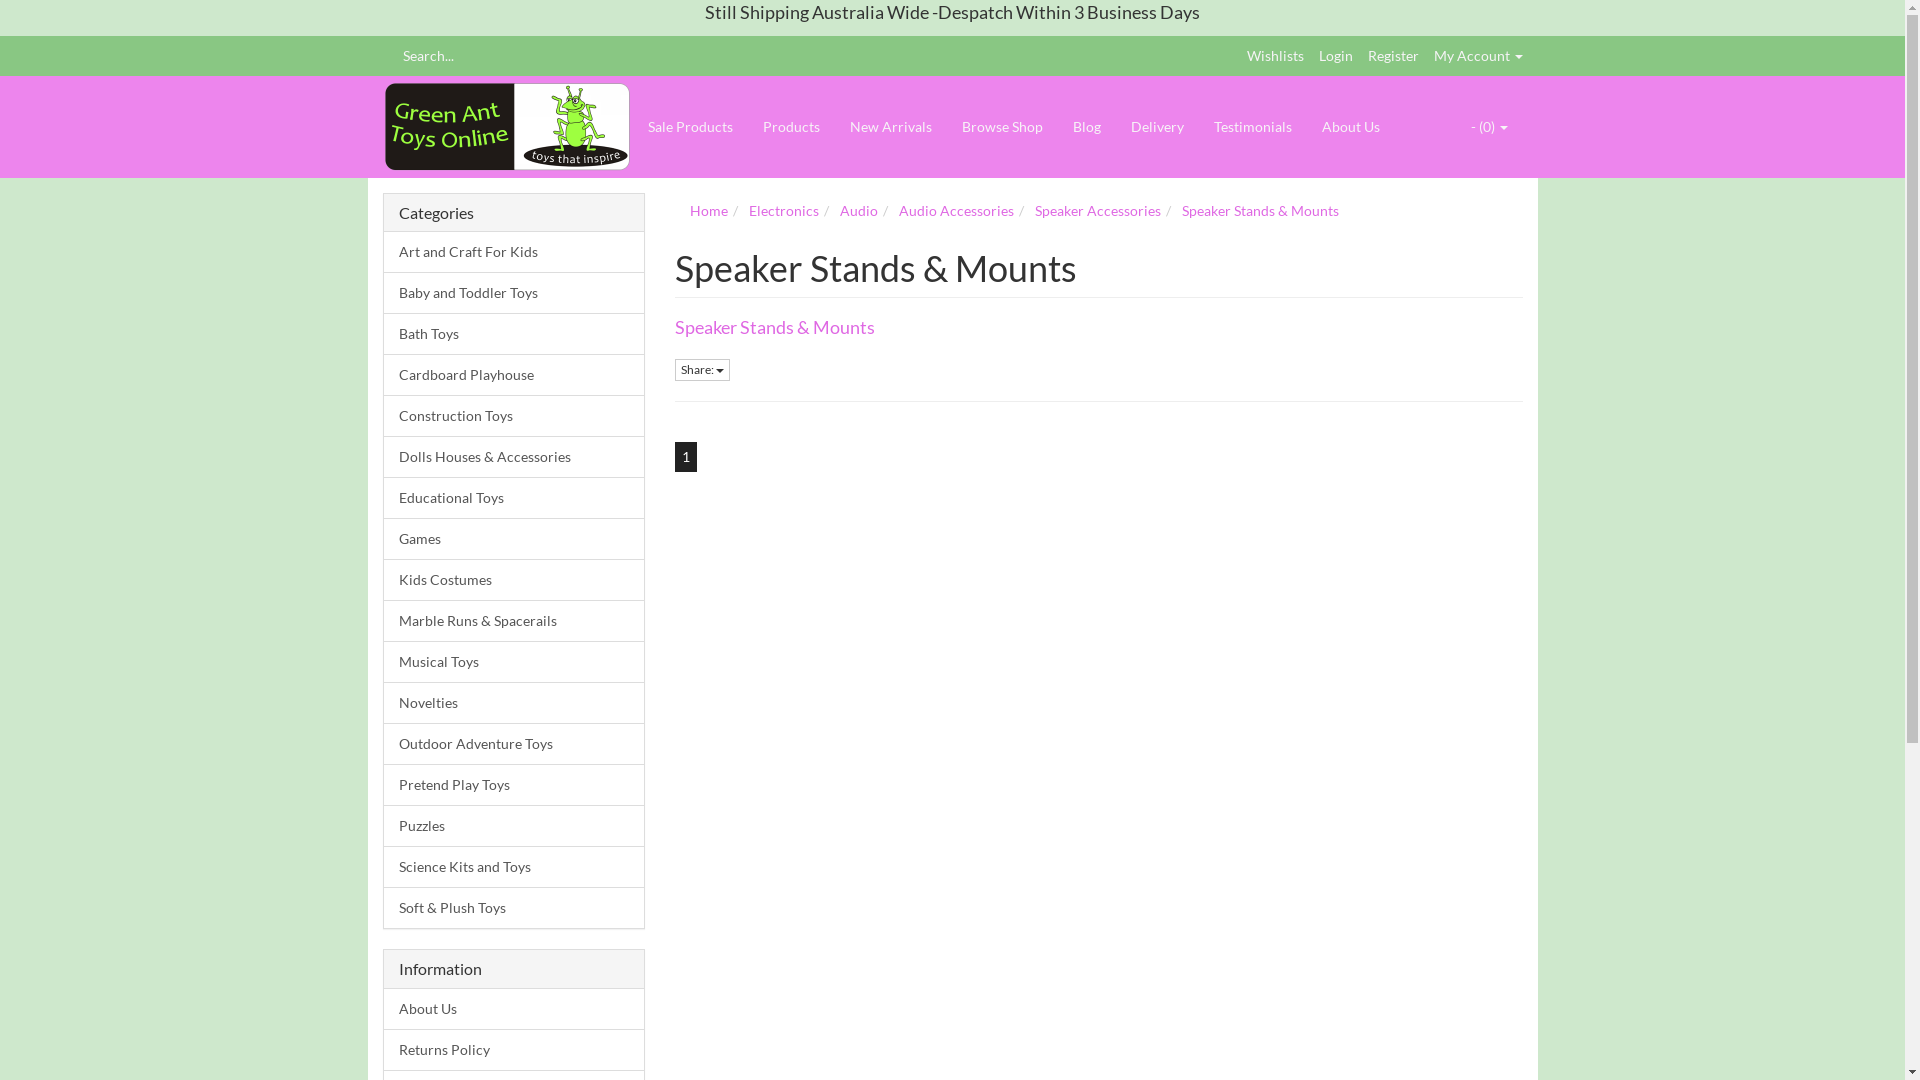 The width and height of the screenshot is (1920, 1080). I want to click on 'Novelties', so click(514, 701).